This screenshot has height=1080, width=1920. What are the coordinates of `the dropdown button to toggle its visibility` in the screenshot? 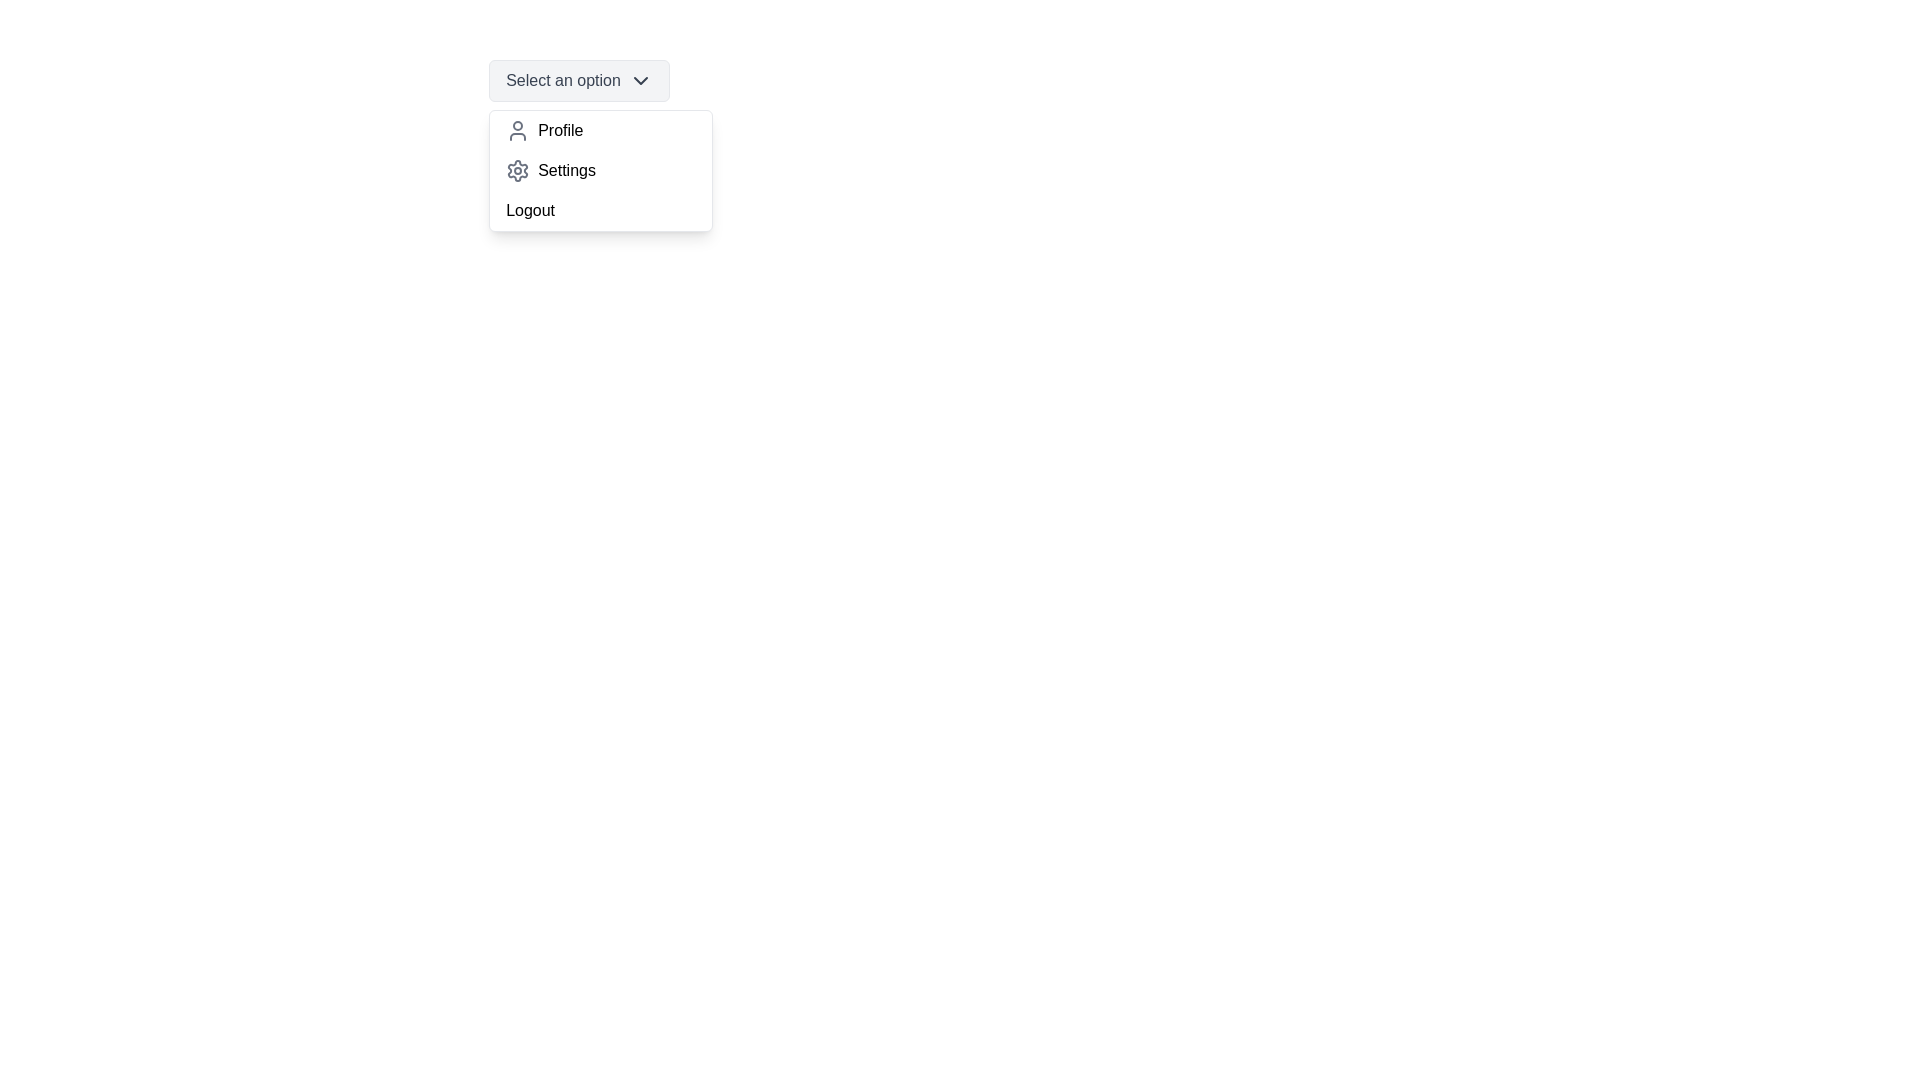 It's located at (578, 80).